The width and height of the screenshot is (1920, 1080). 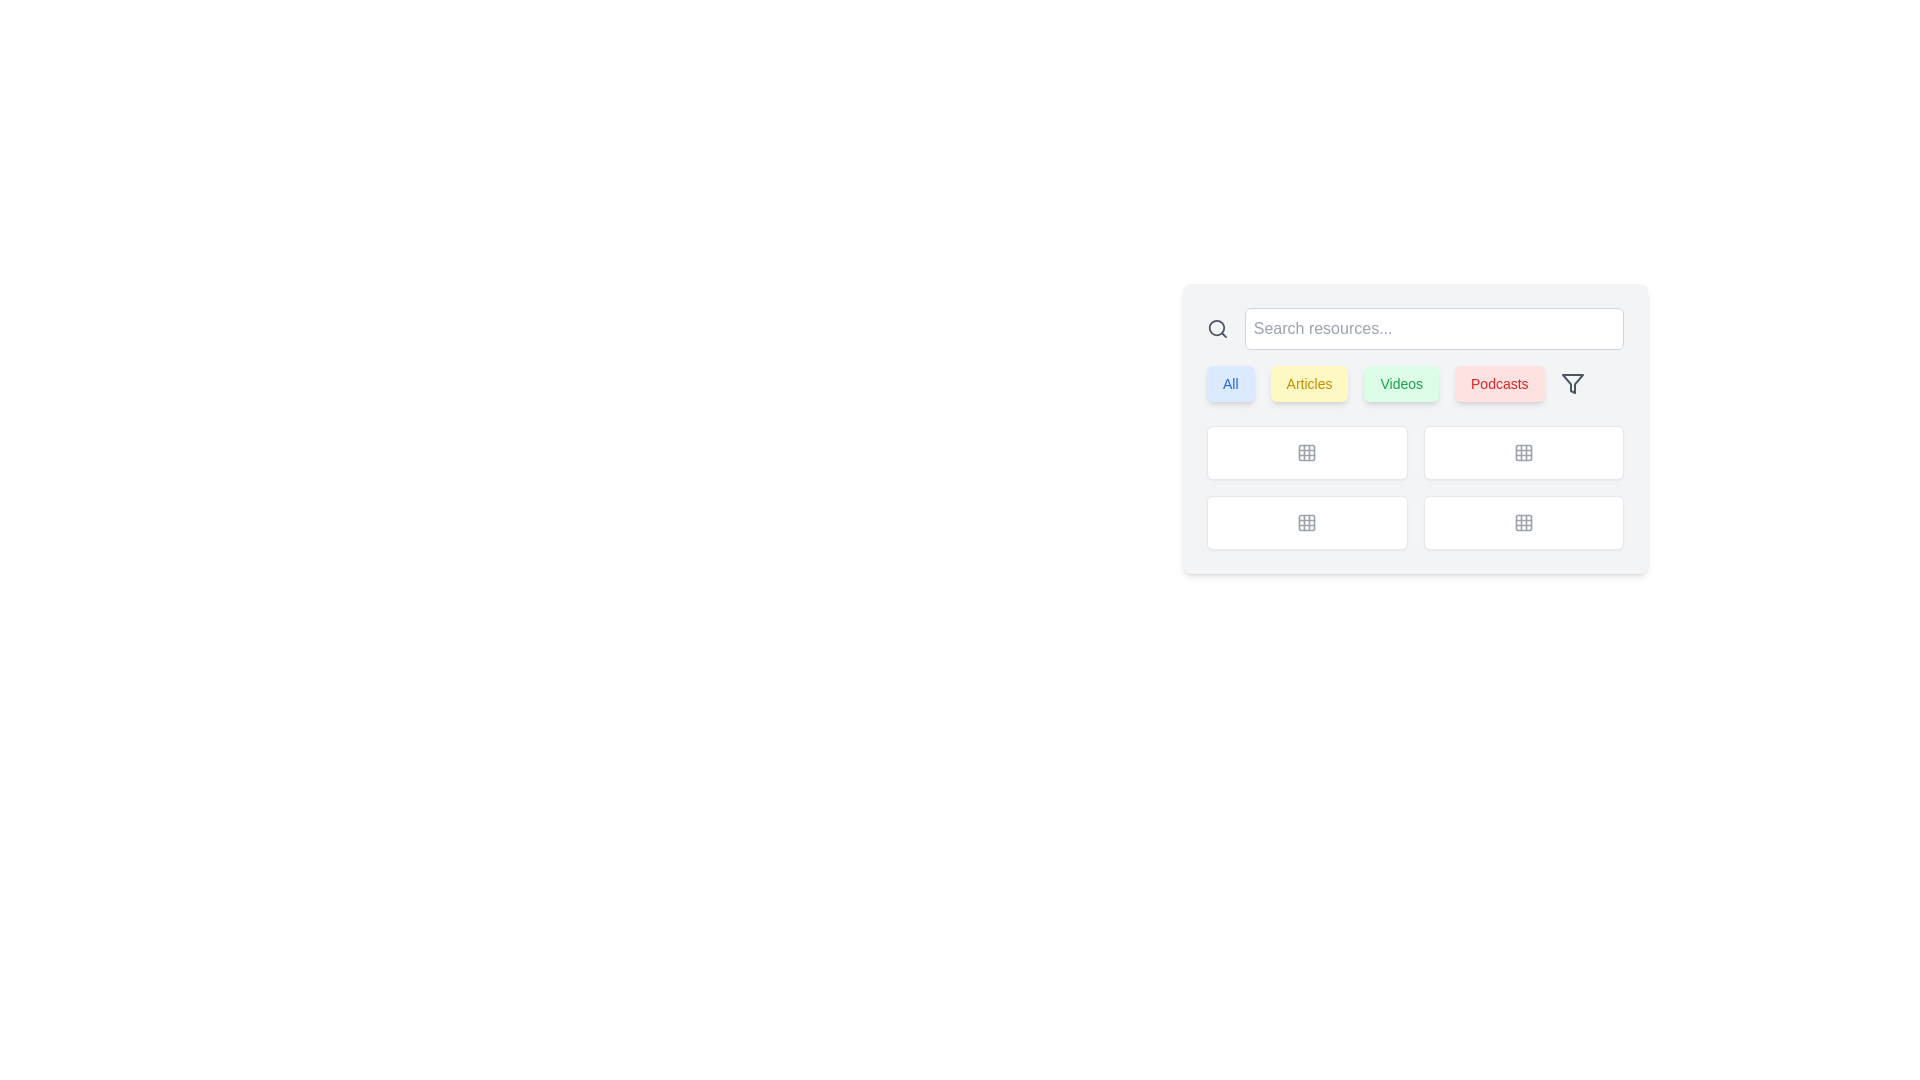 What do you see at coordinates (1522, 452) in the screenshot?
I see `the SVG icon representing a 3x3 grid located in the lower-right button of the group of six evenly spaced buttons in the central interface box` at bounding box center [1522, 452].